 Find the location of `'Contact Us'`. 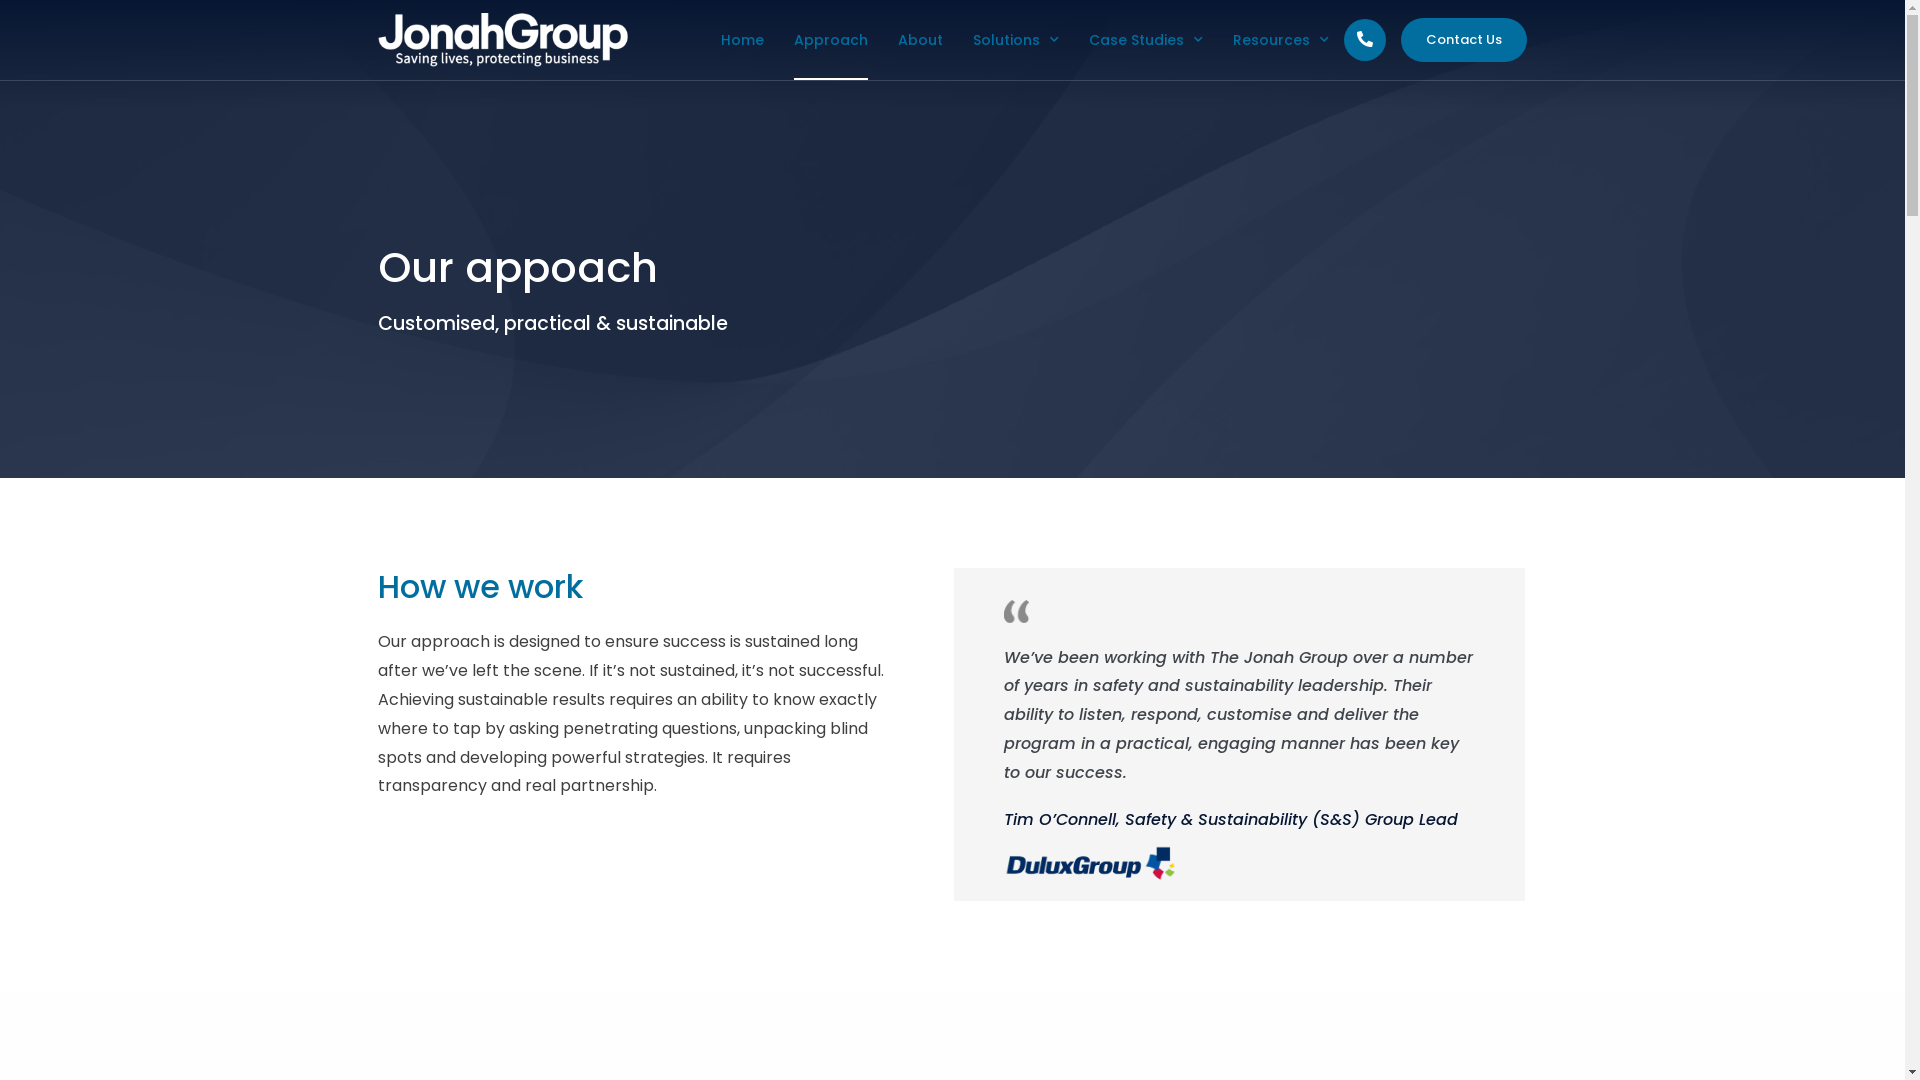

'Contact Us' is located at coordinates (1464, 40).